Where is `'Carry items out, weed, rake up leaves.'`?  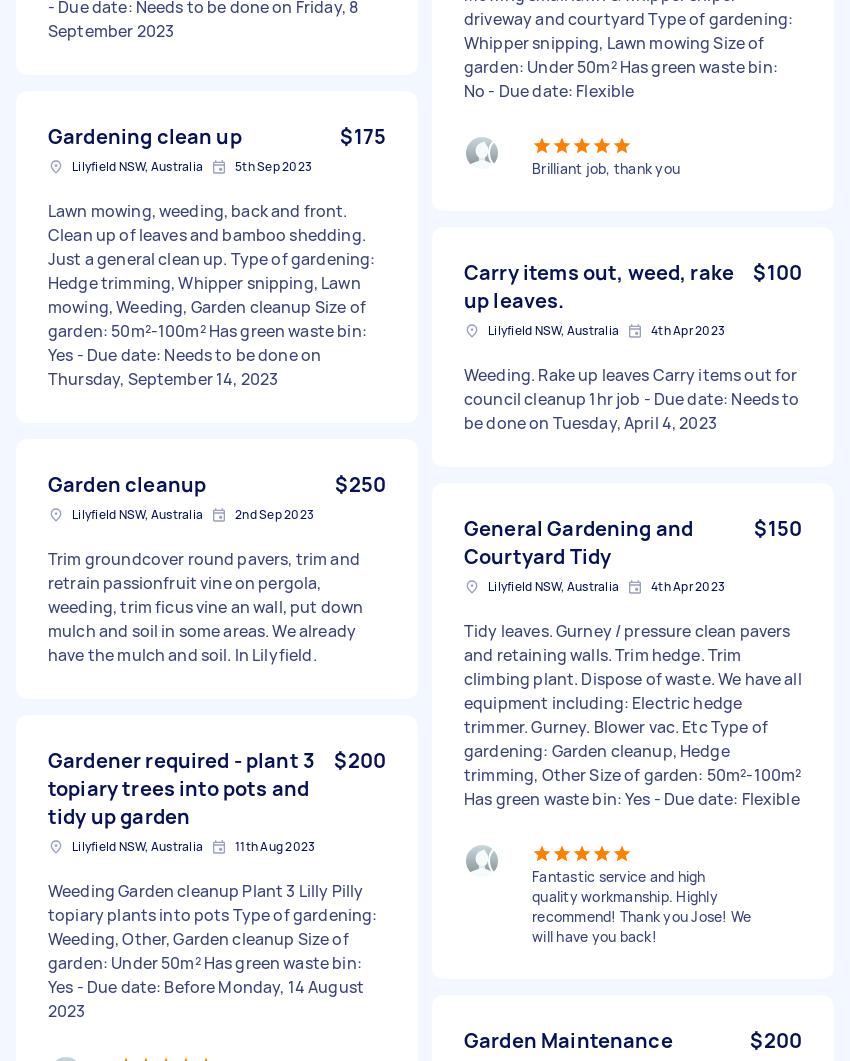
'Carry items out, weed, rake up leaves.' is located at coordinates (597, 285).